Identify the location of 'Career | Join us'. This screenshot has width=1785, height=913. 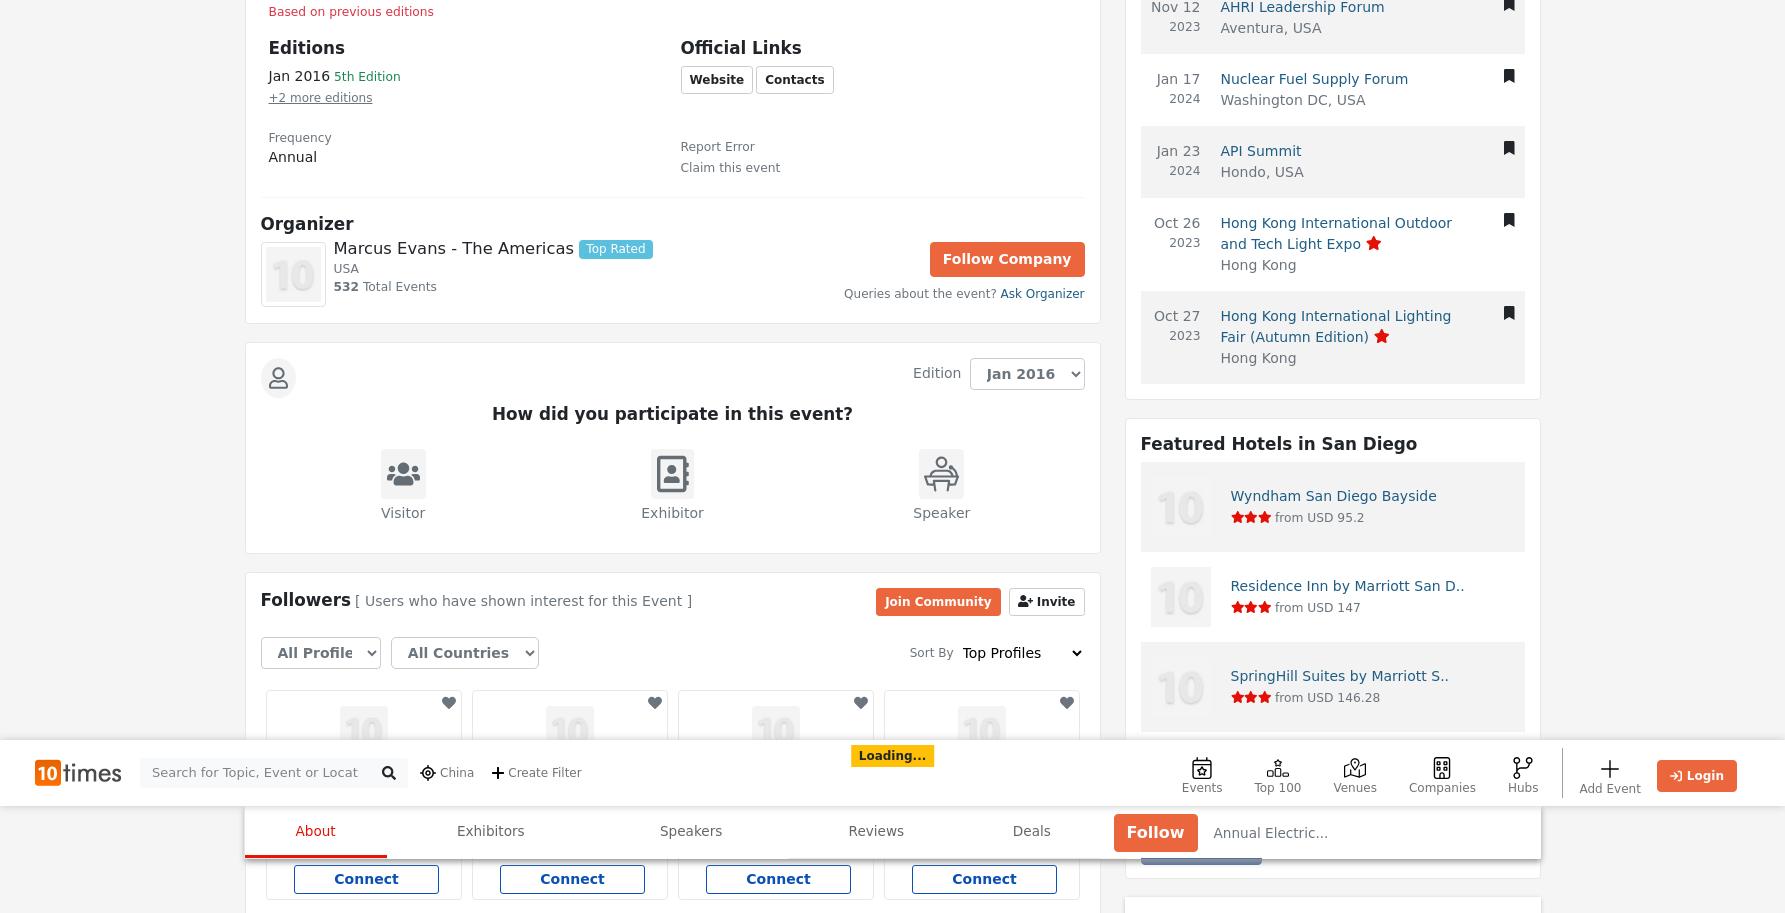
(305, 882).